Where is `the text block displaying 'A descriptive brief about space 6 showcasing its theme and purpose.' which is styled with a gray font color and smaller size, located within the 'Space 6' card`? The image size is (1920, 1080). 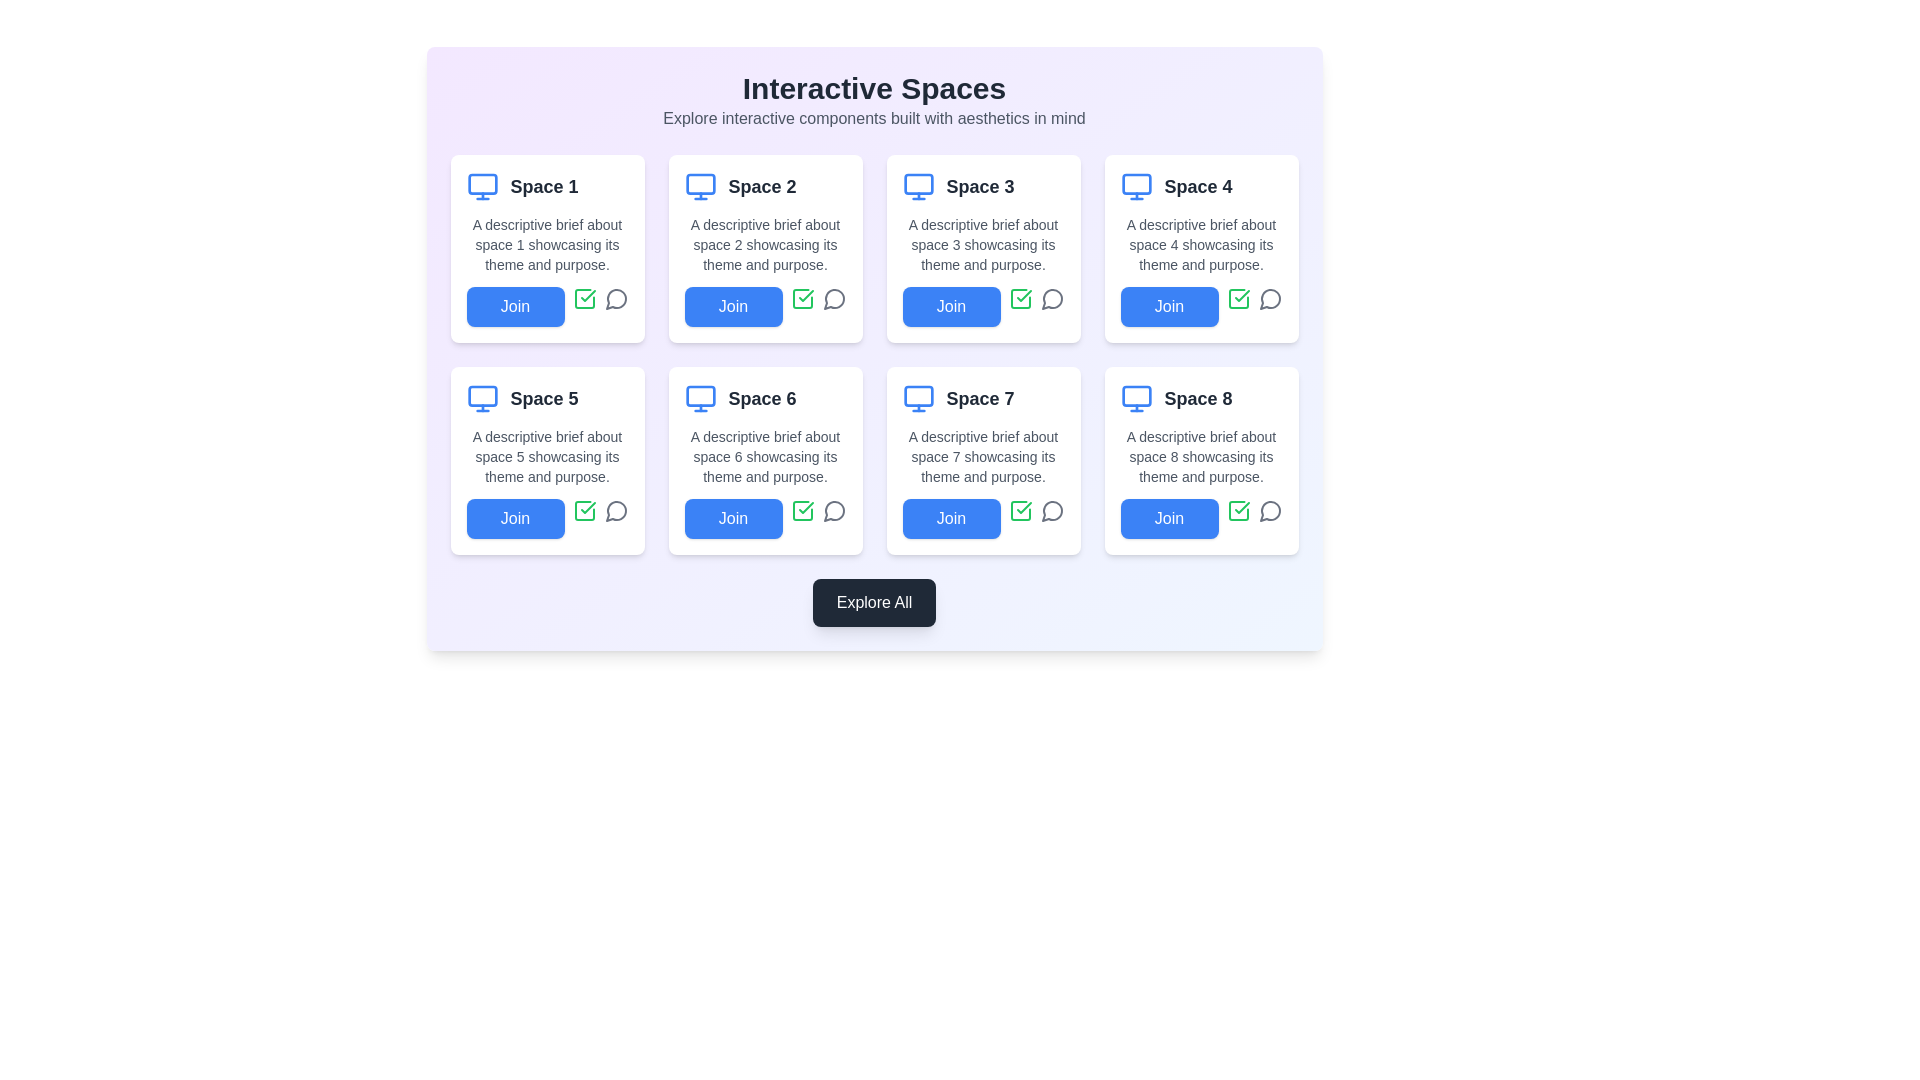 the text block displaying 'A descriptive brief about space 6 showcasing its theme and purpose.' which is styled with a gray font color and smaller size, located within the 'Space 6' card is located at coordinates (764, 456).